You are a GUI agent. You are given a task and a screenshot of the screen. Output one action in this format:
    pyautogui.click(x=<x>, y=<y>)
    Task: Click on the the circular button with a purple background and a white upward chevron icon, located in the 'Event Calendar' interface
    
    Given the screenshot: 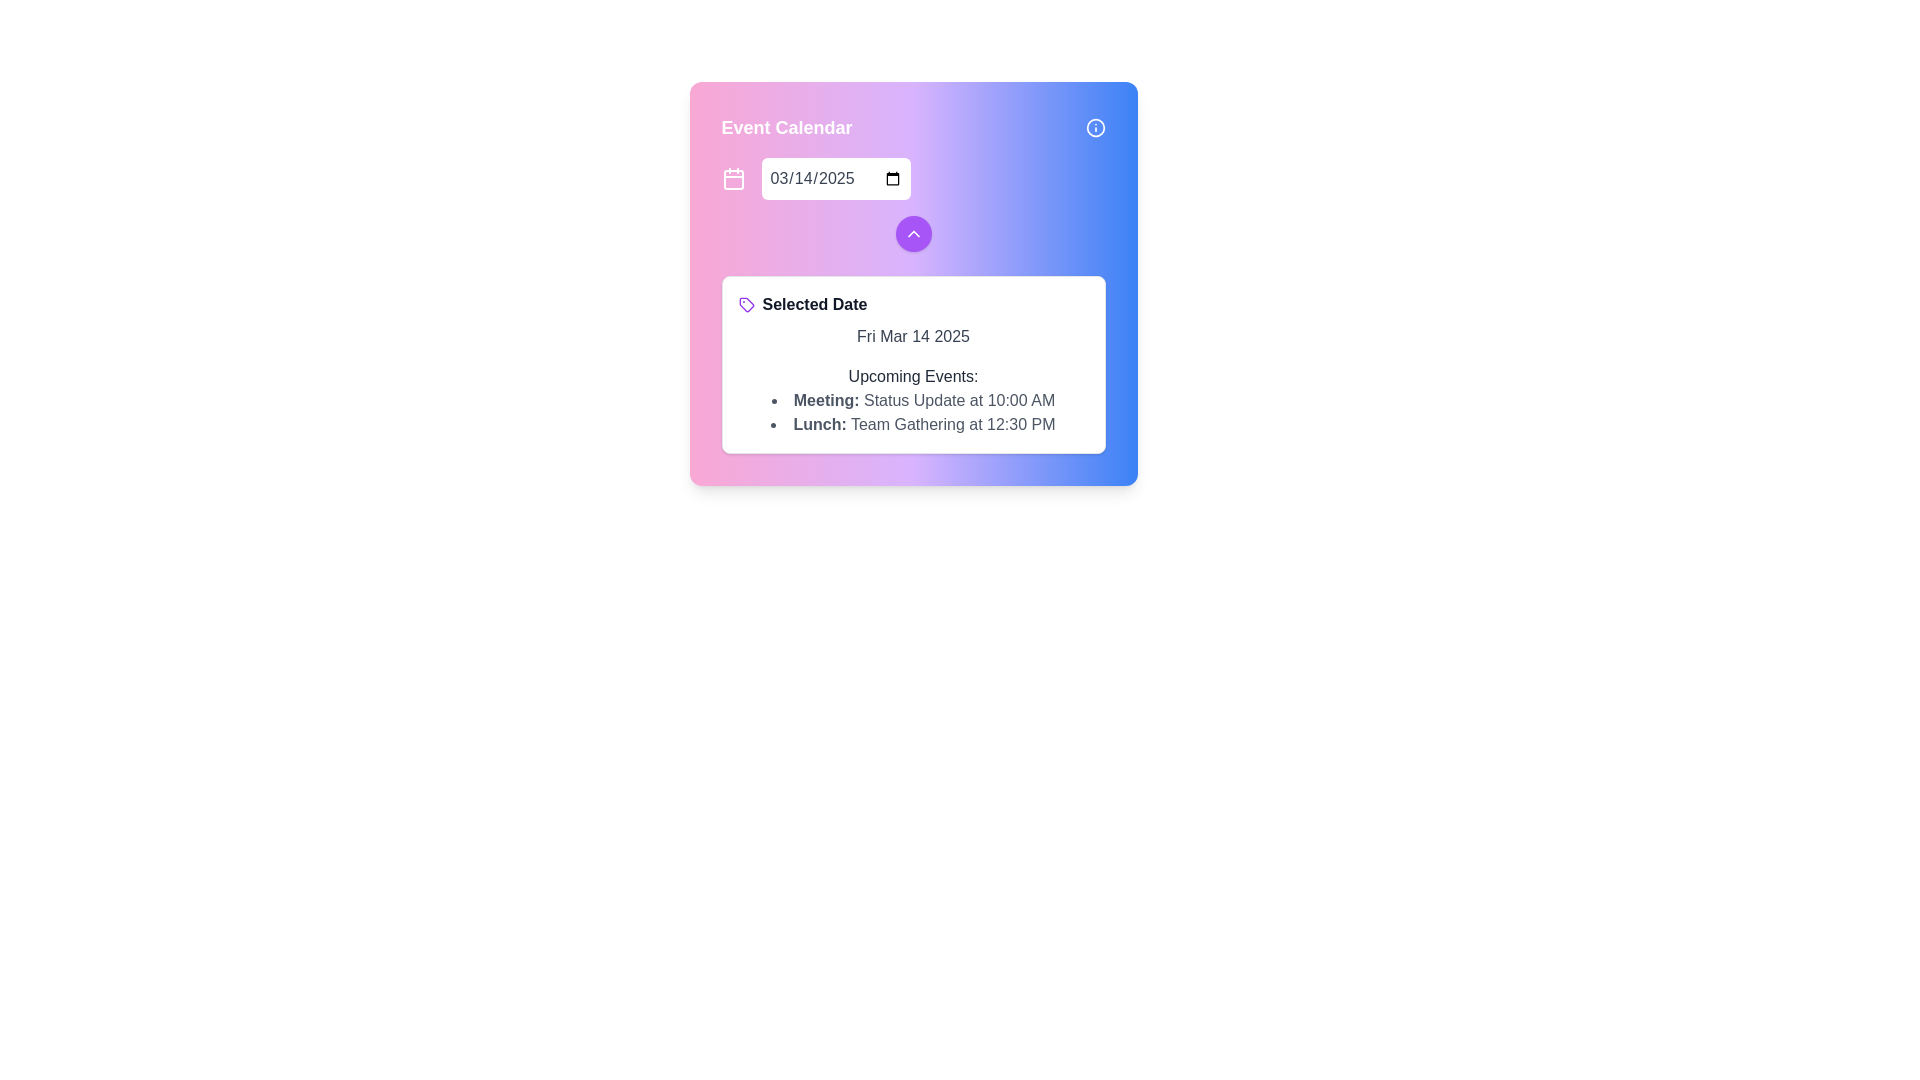 What is the action you would take?
    pyautogui.click(x=912, y=233)
    